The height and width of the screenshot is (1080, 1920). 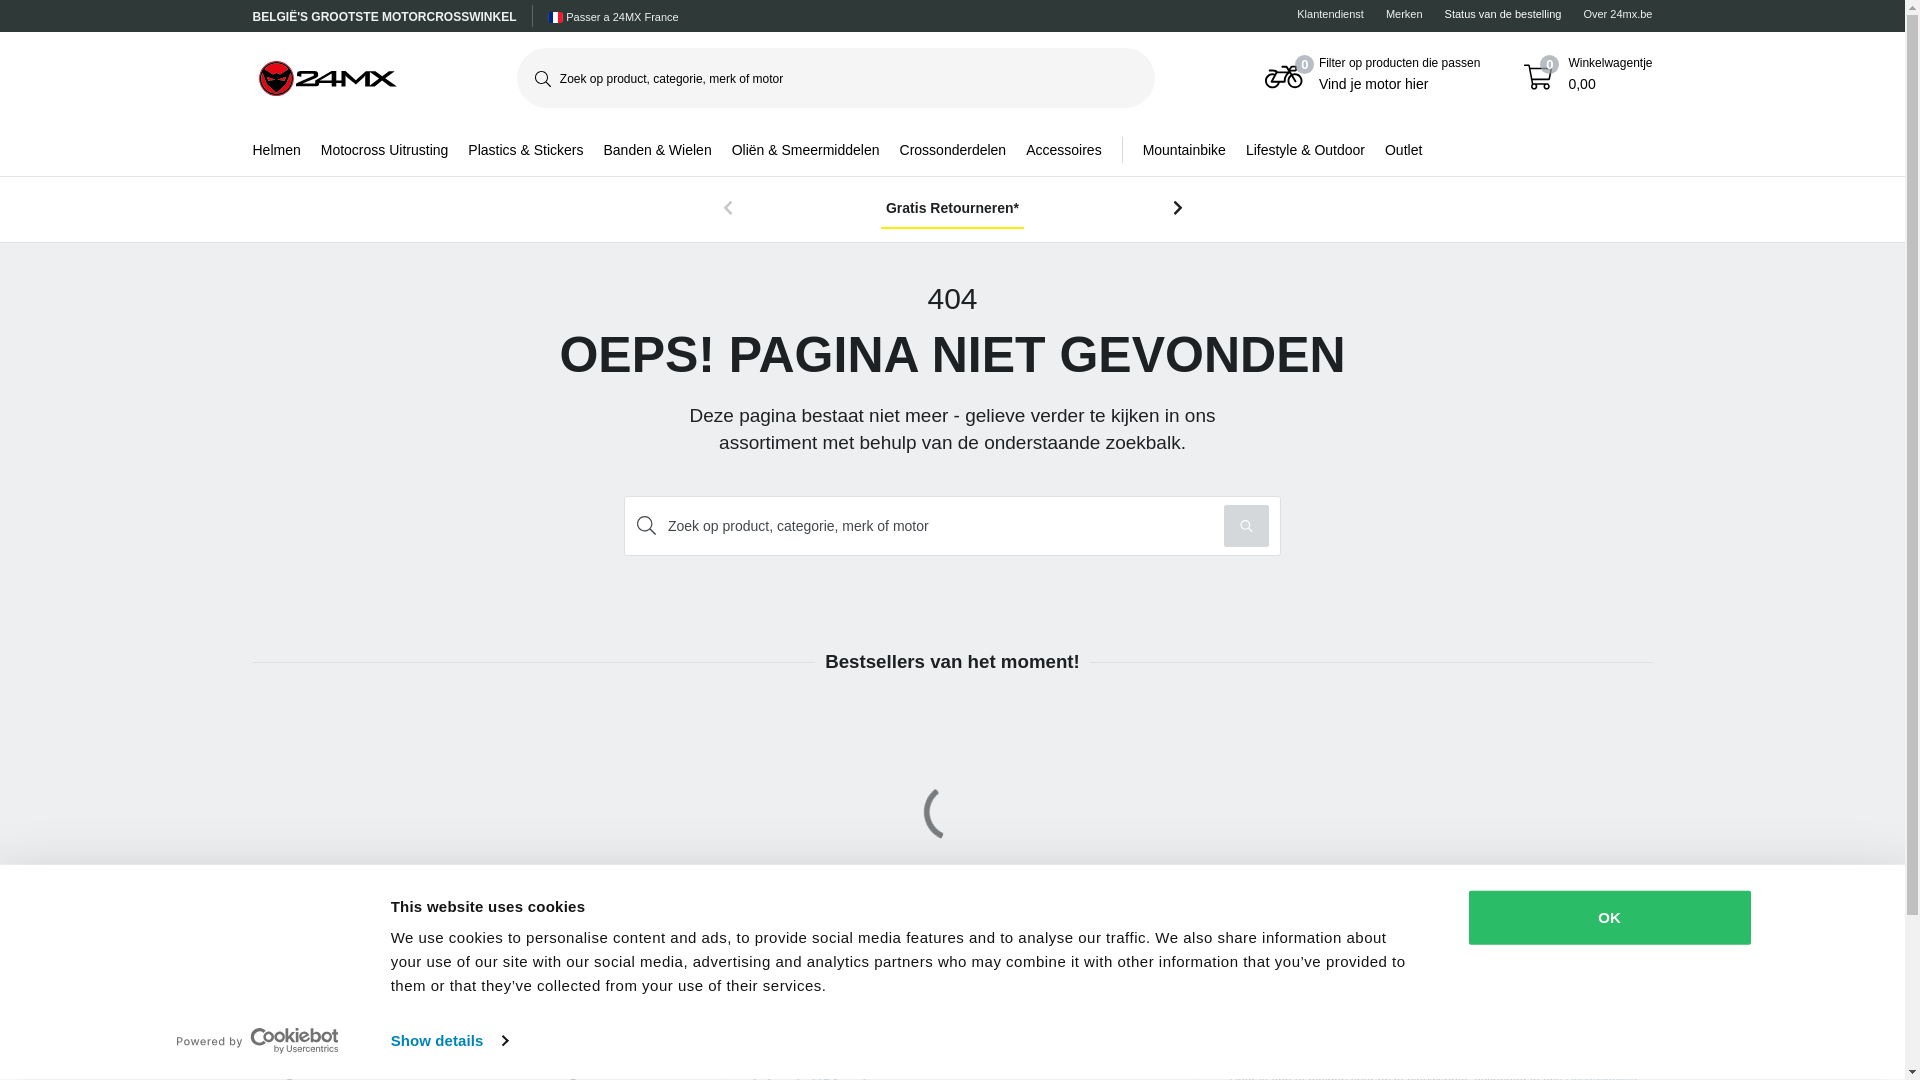 I want to click on 'Status van de bestelling', so click(x=1503, y=14).